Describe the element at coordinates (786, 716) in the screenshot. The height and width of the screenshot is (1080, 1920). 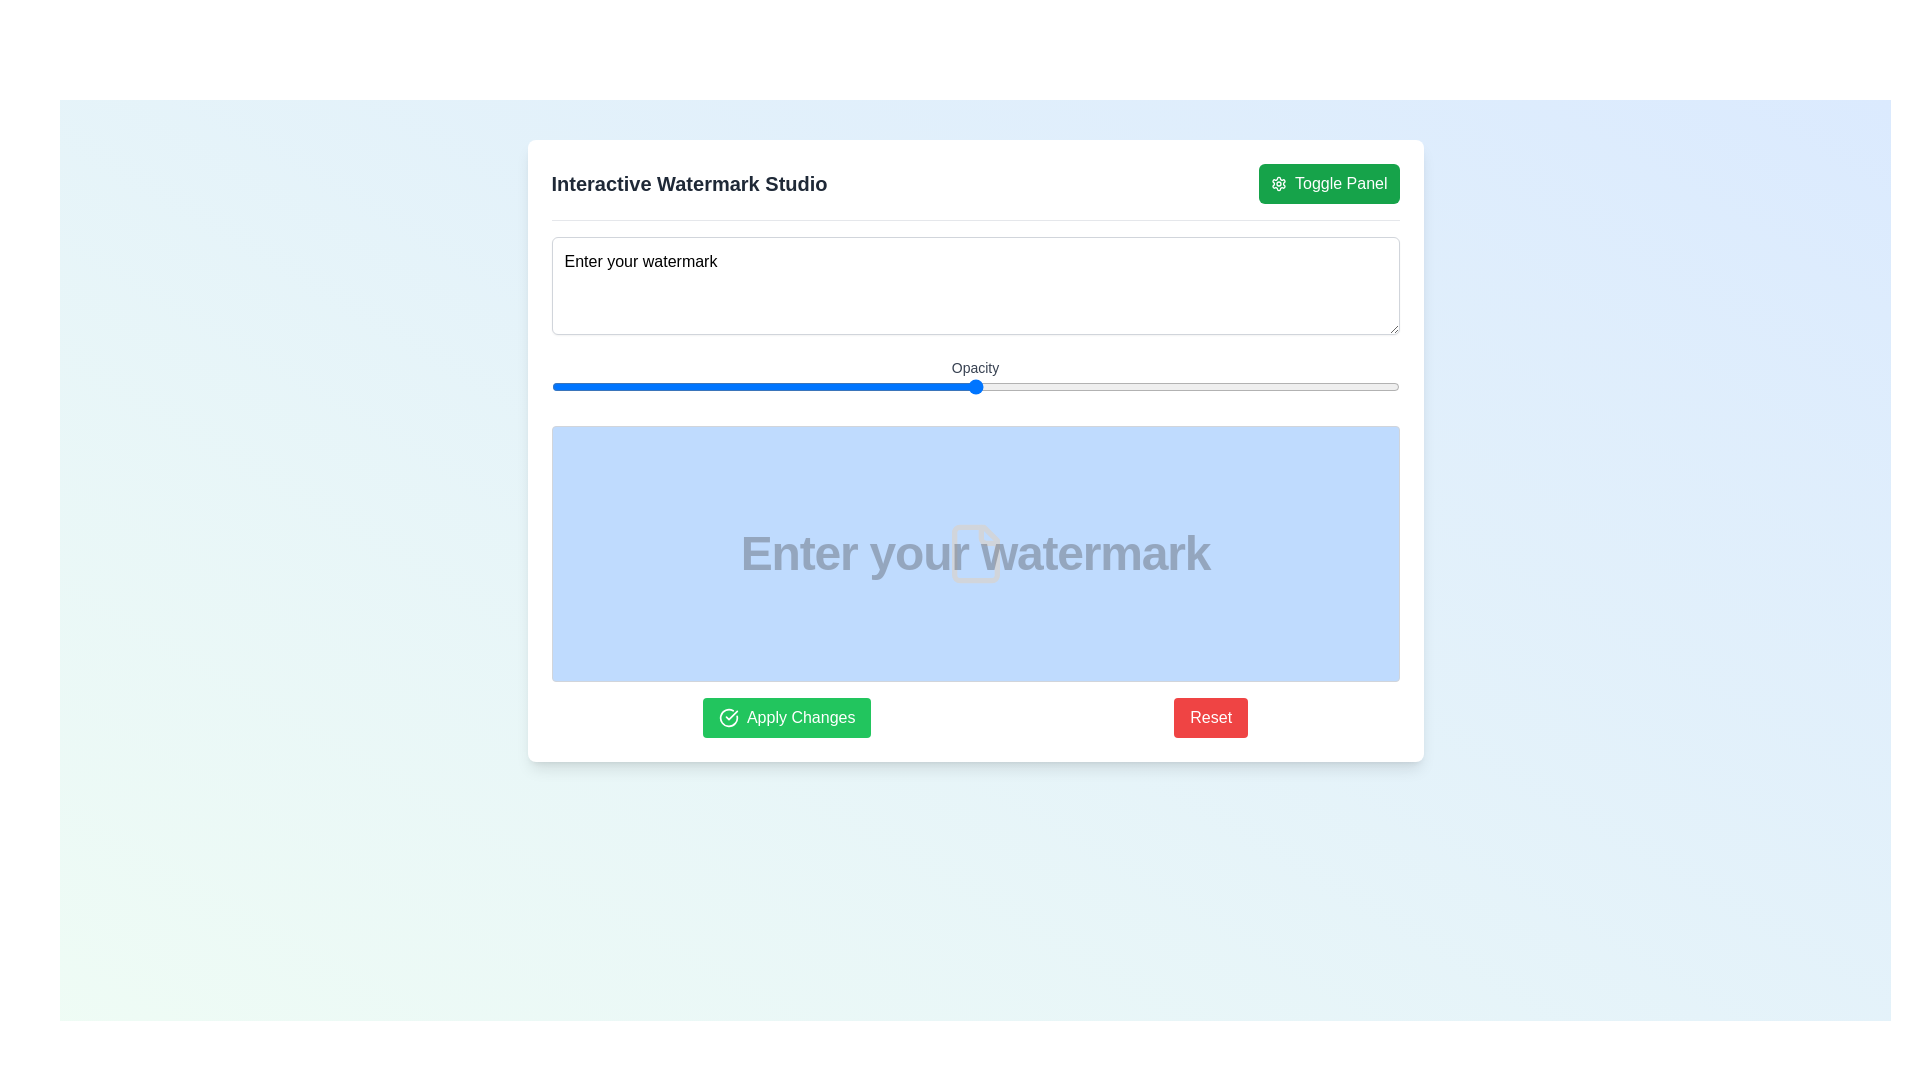
I see `the 'Apply Changes' button, which is the leftmost button of two at the bottom of the interface, to confirm and apply modifications made within the interactive tool` at that location.